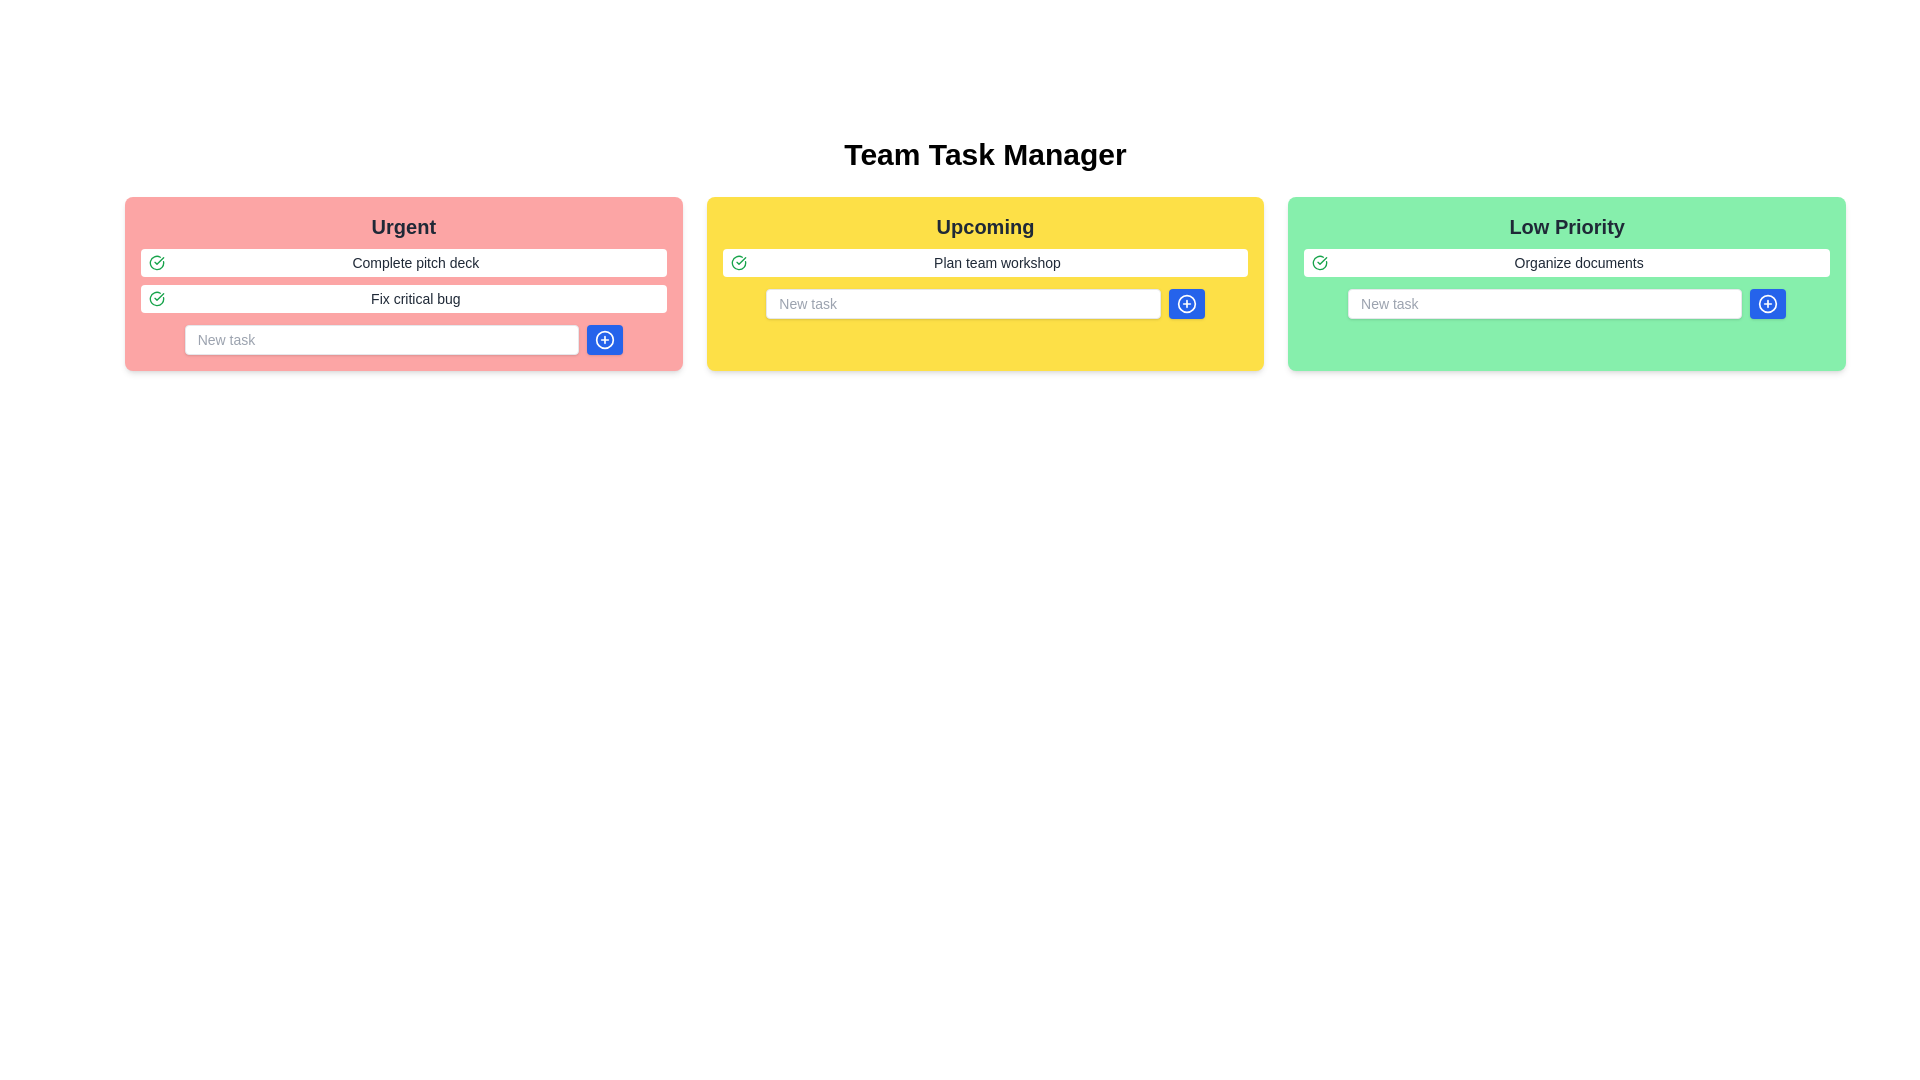  What do you see at coordinates (156, 261) in the screenshot?
I see `the green circular indicator icon with a checkmark, located in the 'Urgent' task section to the left of 'Fix critical bug.'` at bounding box center [156, 261].